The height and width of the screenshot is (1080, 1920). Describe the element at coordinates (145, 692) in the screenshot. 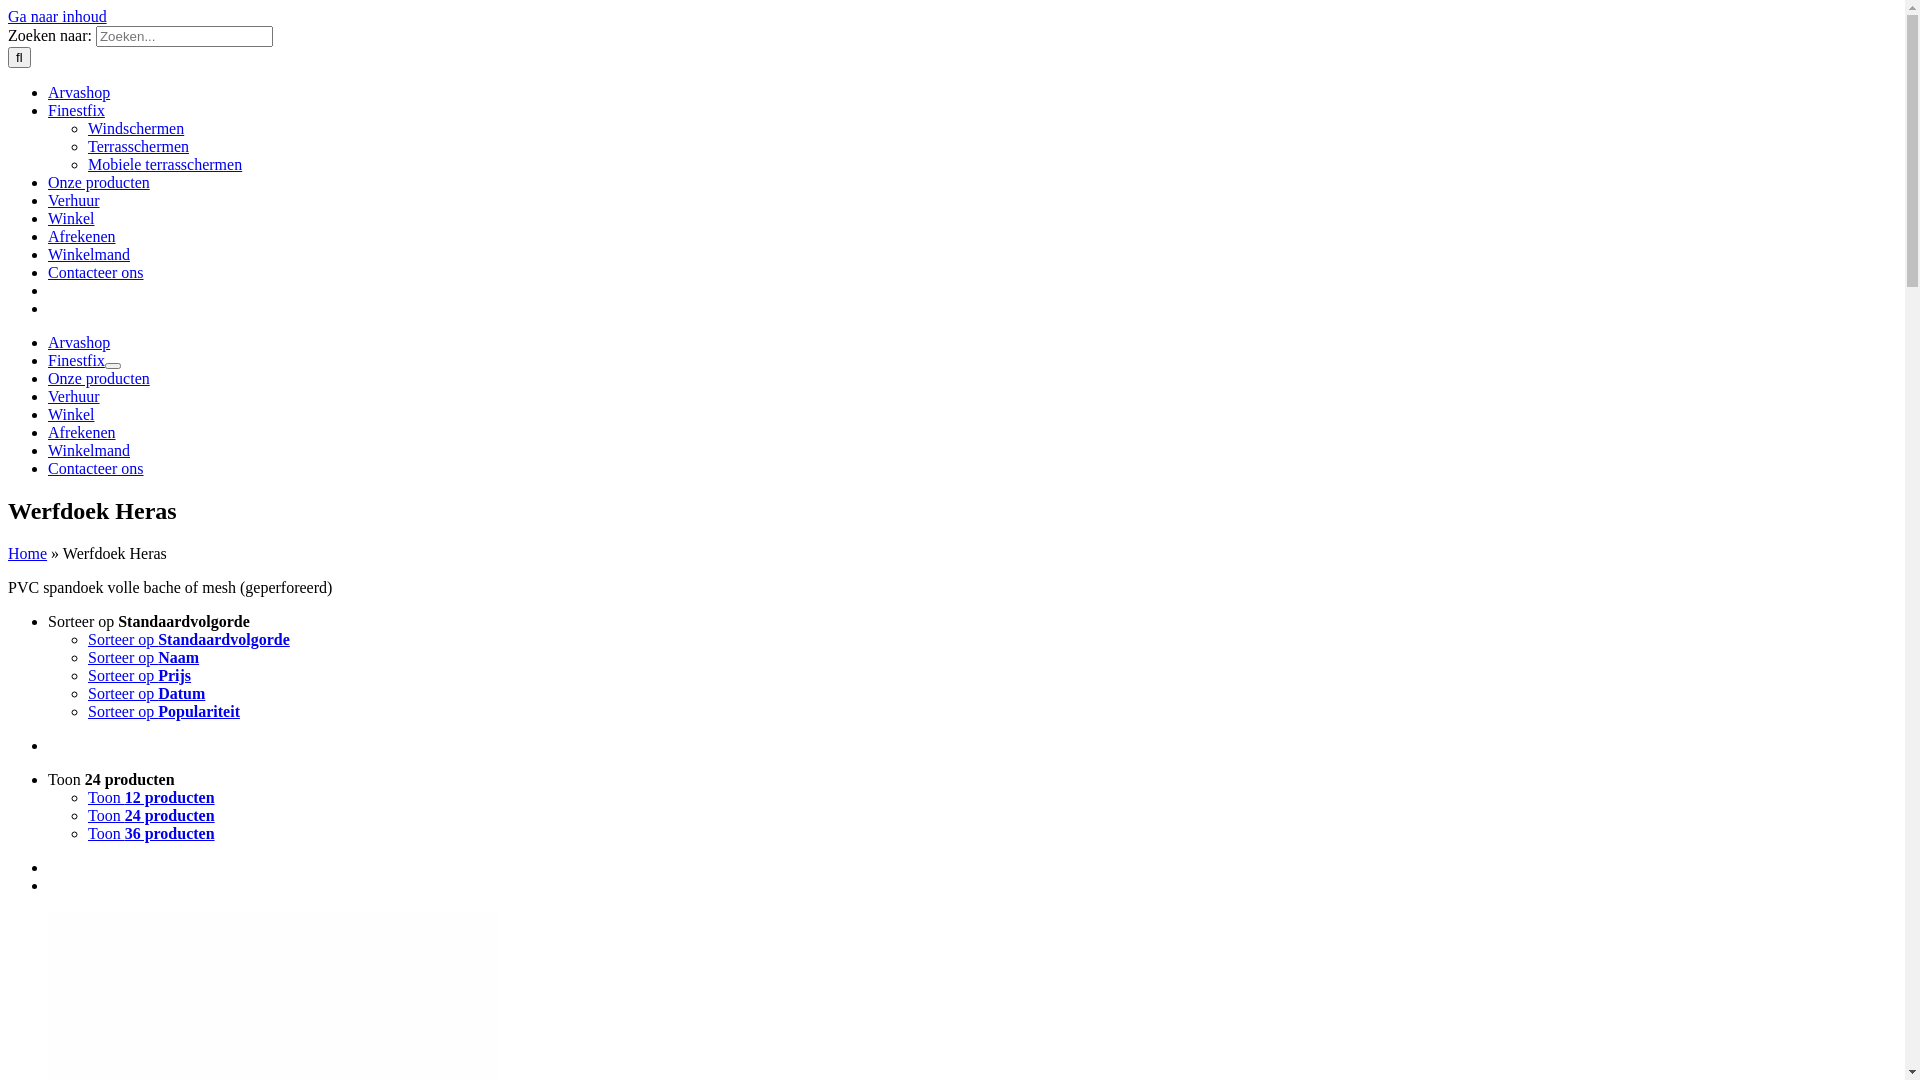

I see `'Sorteer op Datum'` at that location.